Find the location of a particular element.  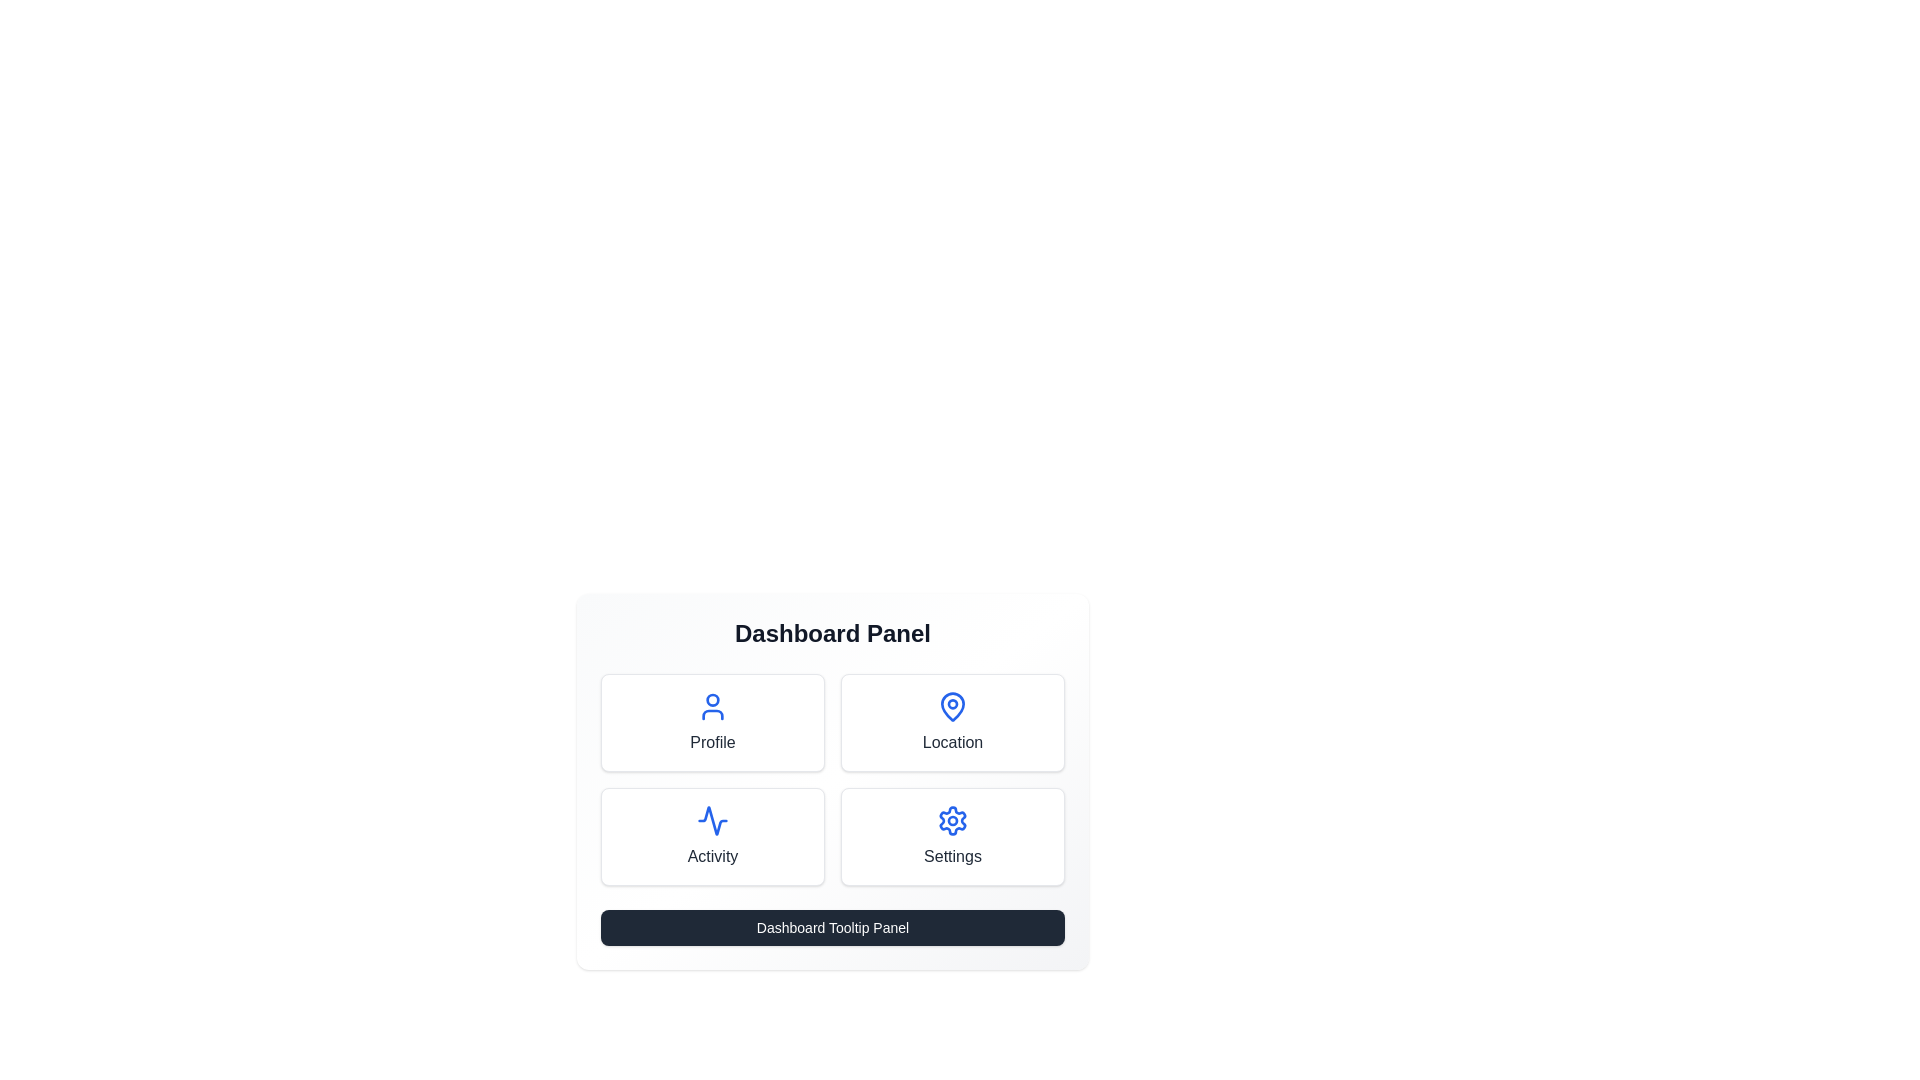

the label text located below the blue activity icon in the bottom-left quadrant of the grid layout is located at coordinates (712, 855).